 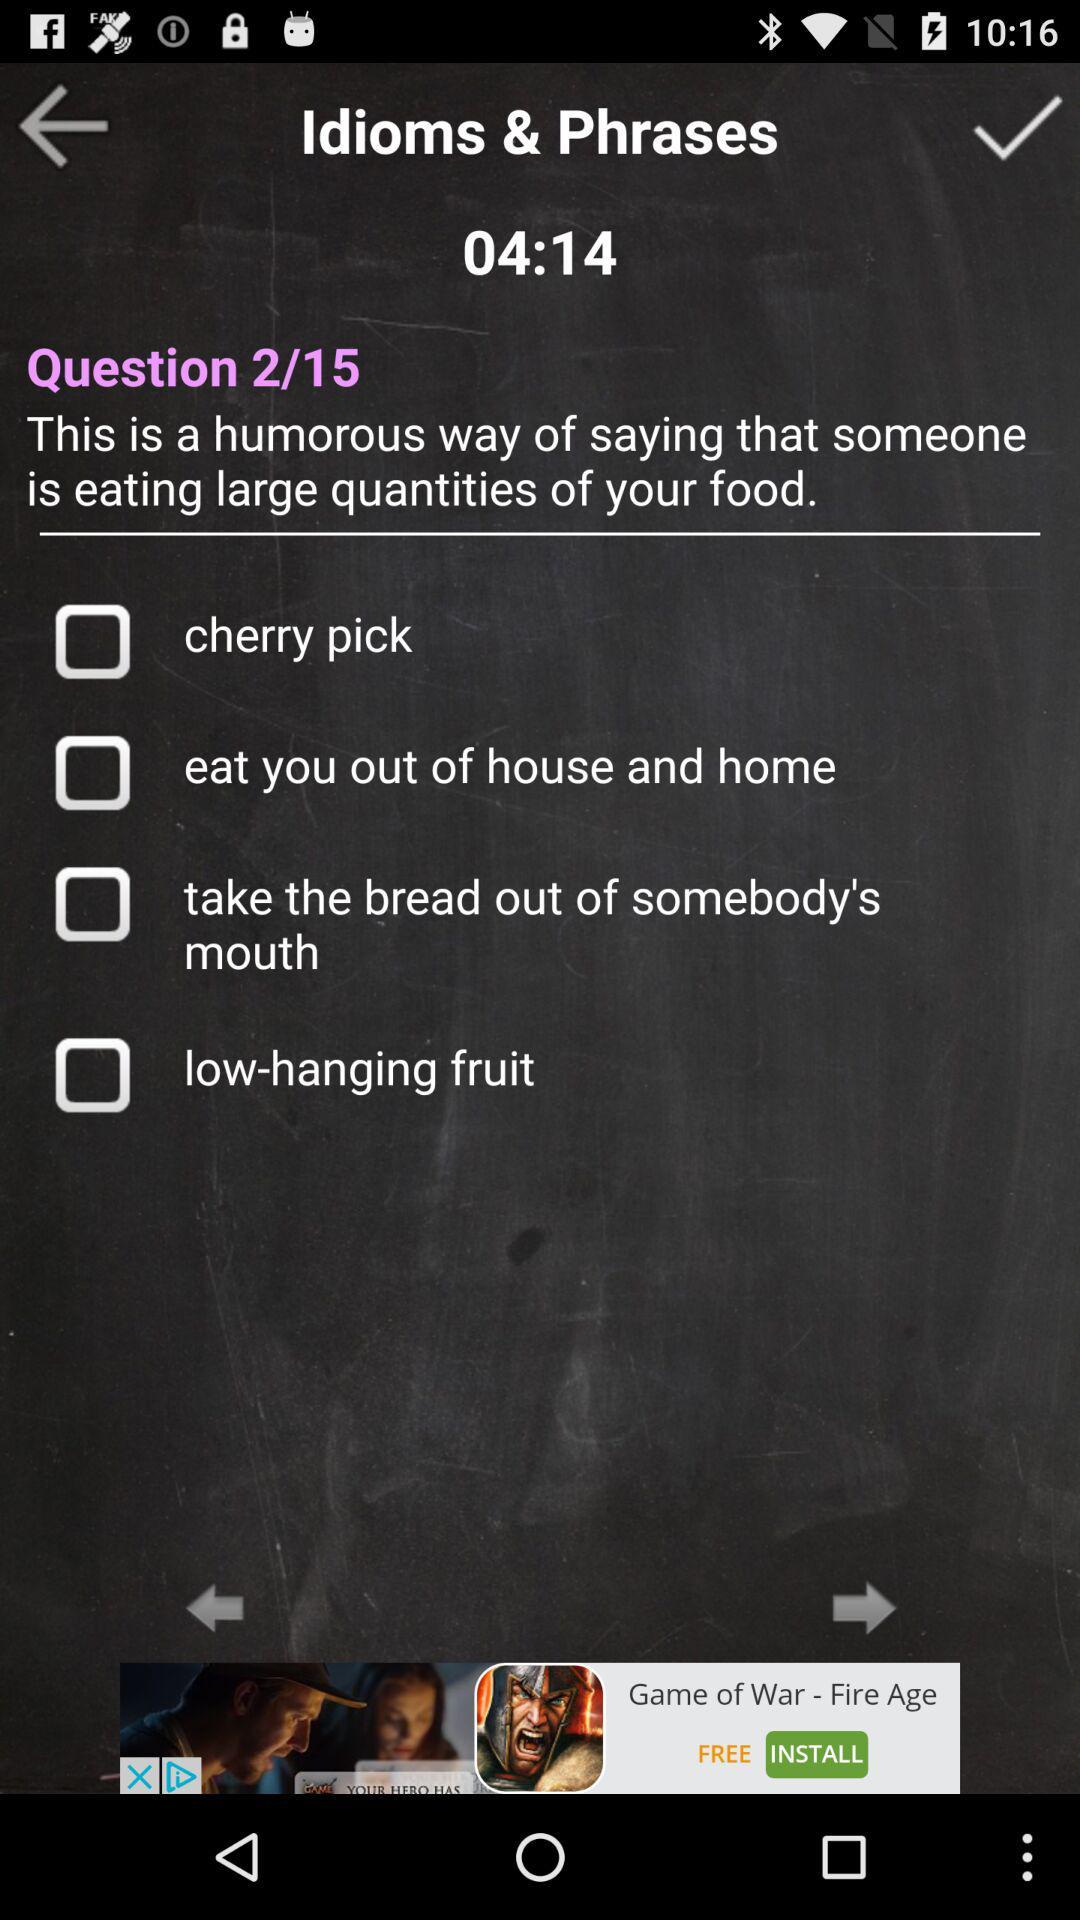 I want to click on next, so click(x=864, y=1607).